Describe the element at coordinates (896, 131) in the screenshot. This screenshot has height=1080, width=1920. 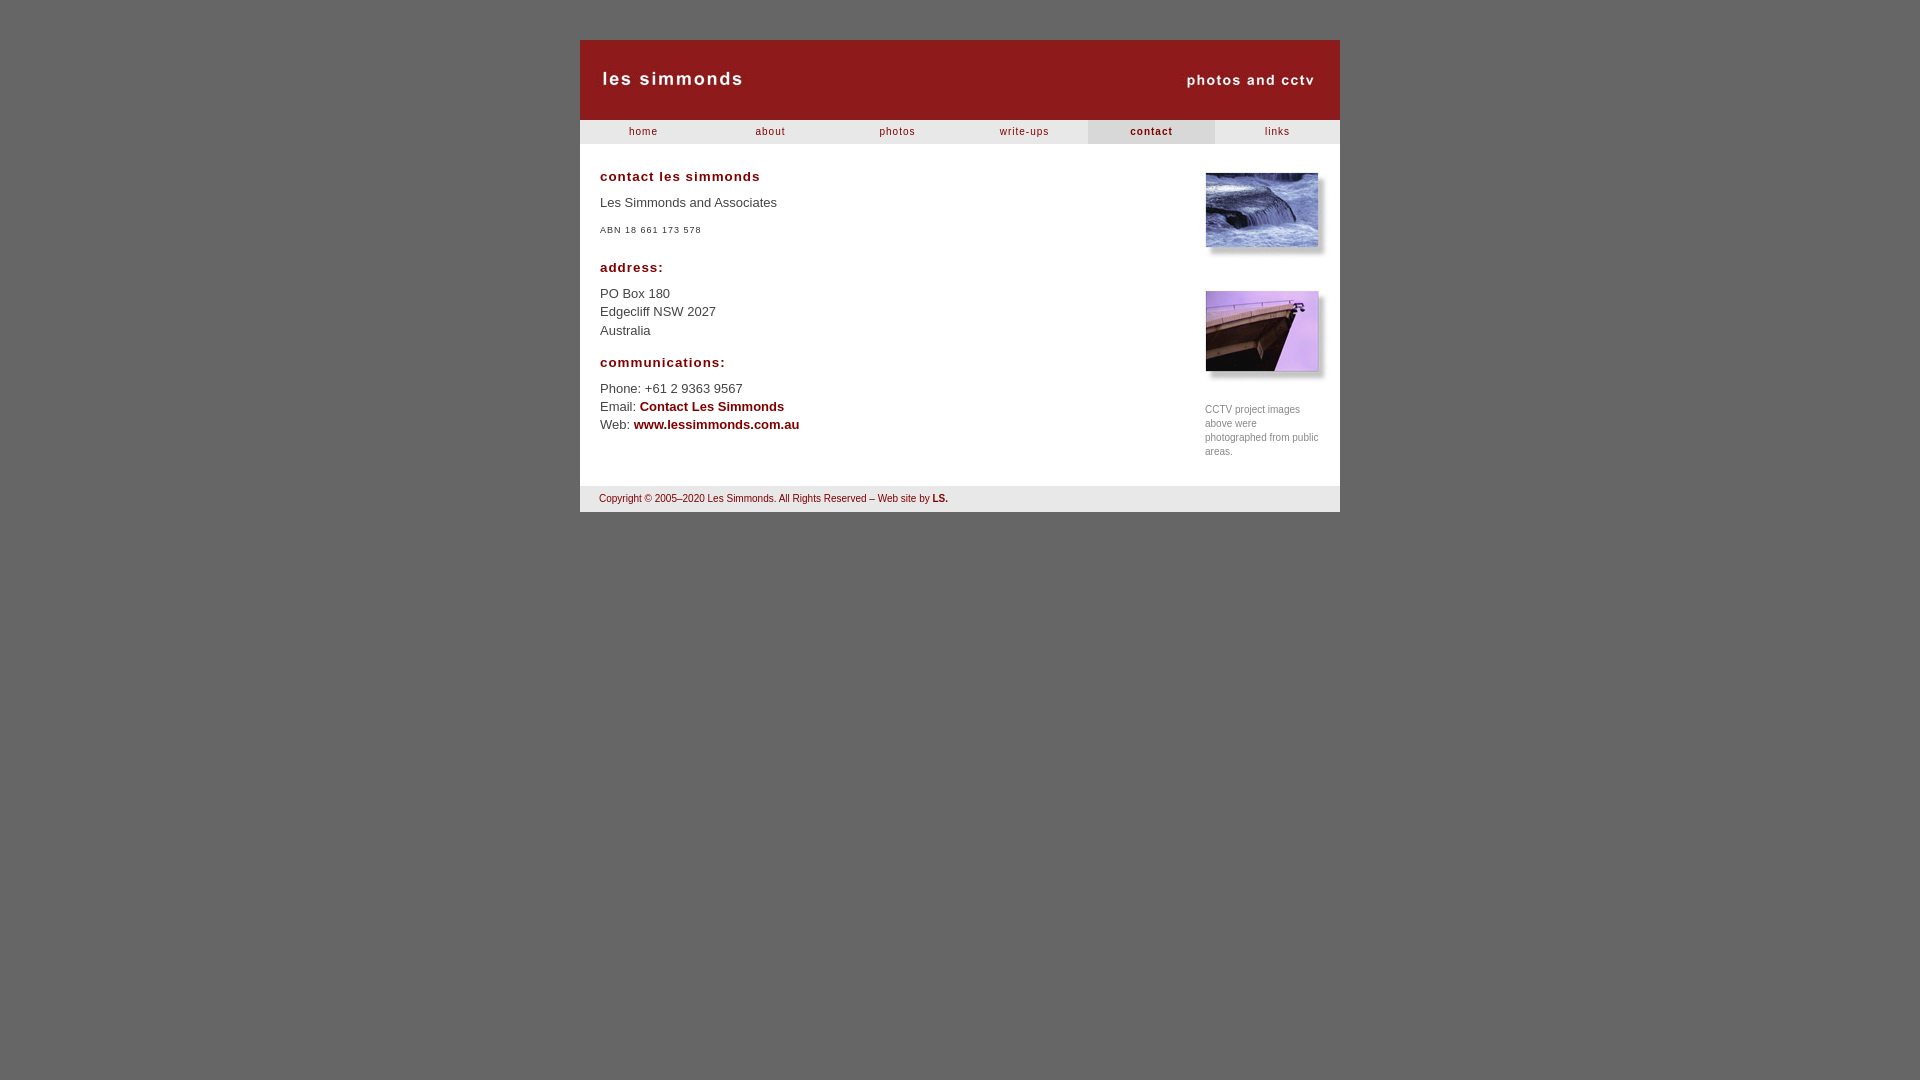
I see `'photos'` at that location.